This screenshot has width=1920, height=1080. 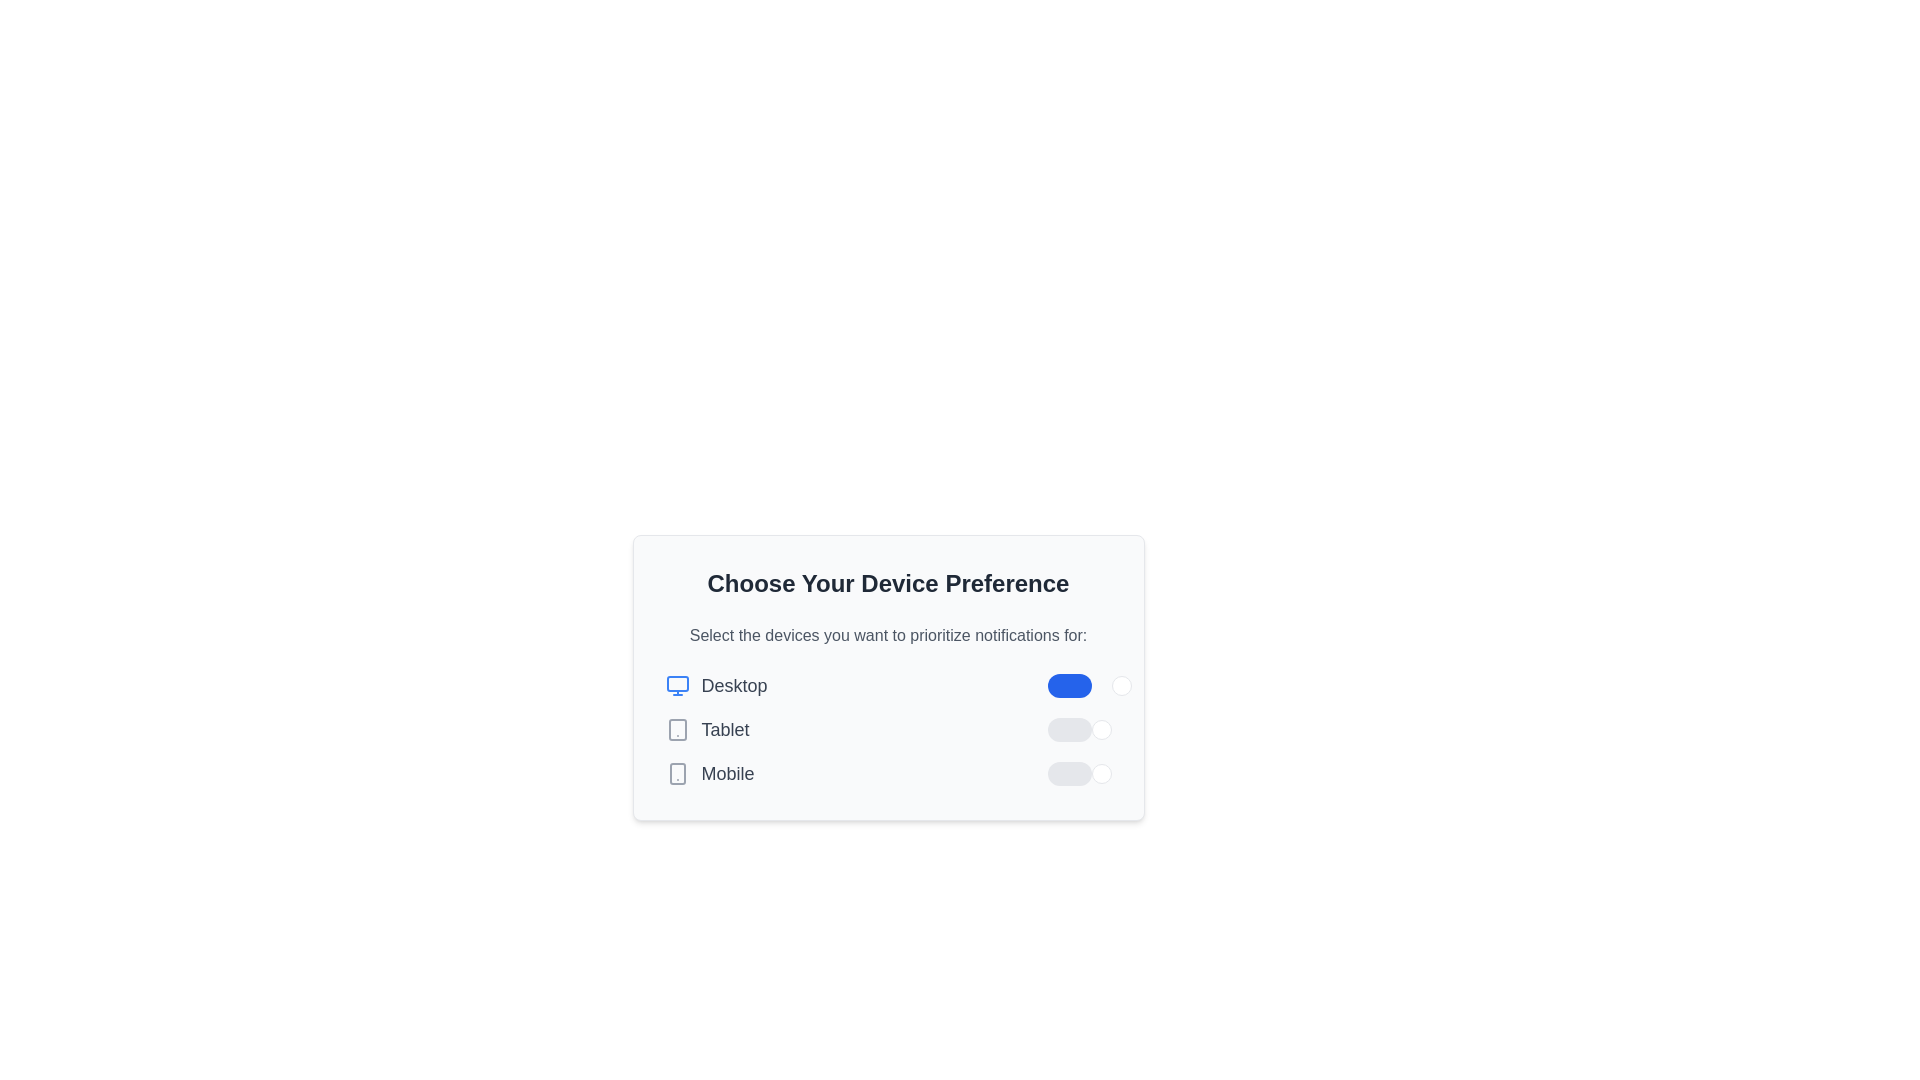 What do you see at coordinates (727, 773) in the screenshot?
I see `the 'Mobile' notification preference label, which is the last item in the 'Choose Your Device Preference' section and is located to the right of a smartphone icon` at bounding box center [727, 773].